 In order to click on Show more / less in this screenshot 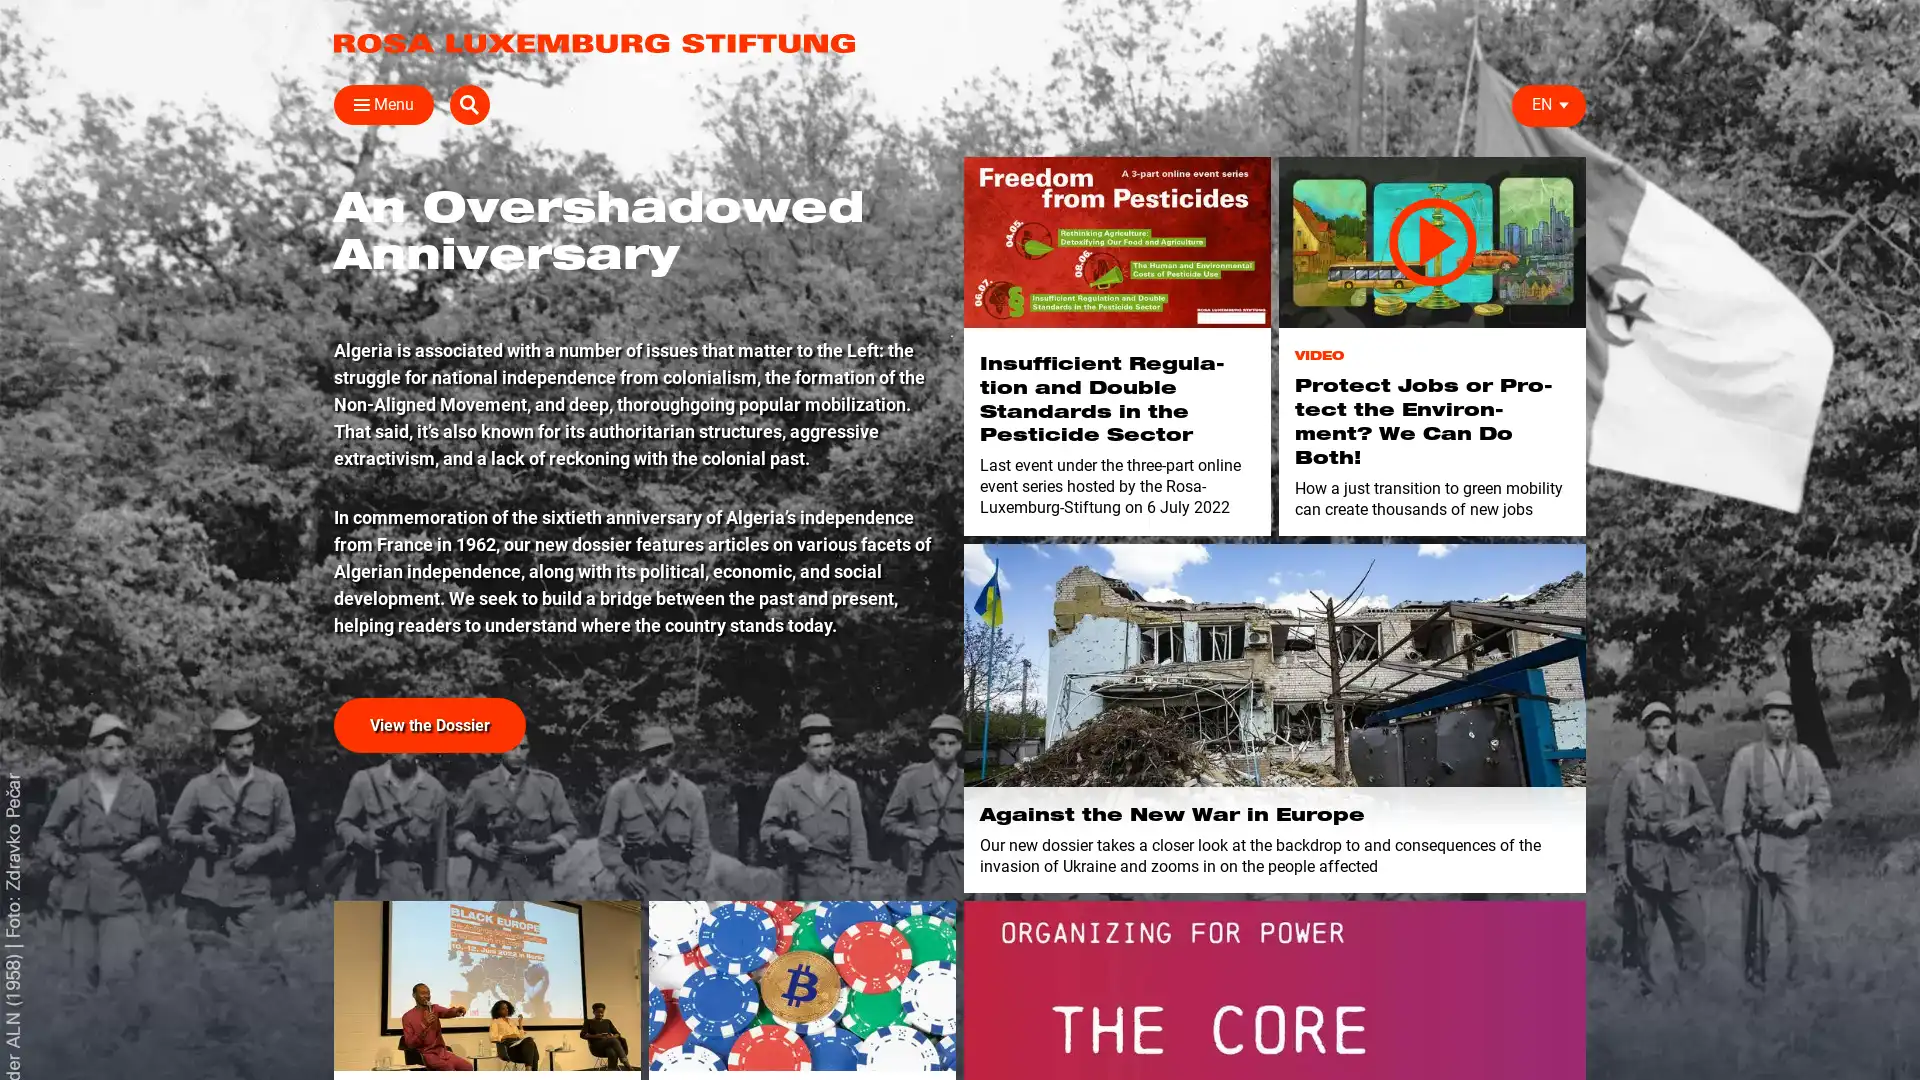, I will do `click(325, 394)`.